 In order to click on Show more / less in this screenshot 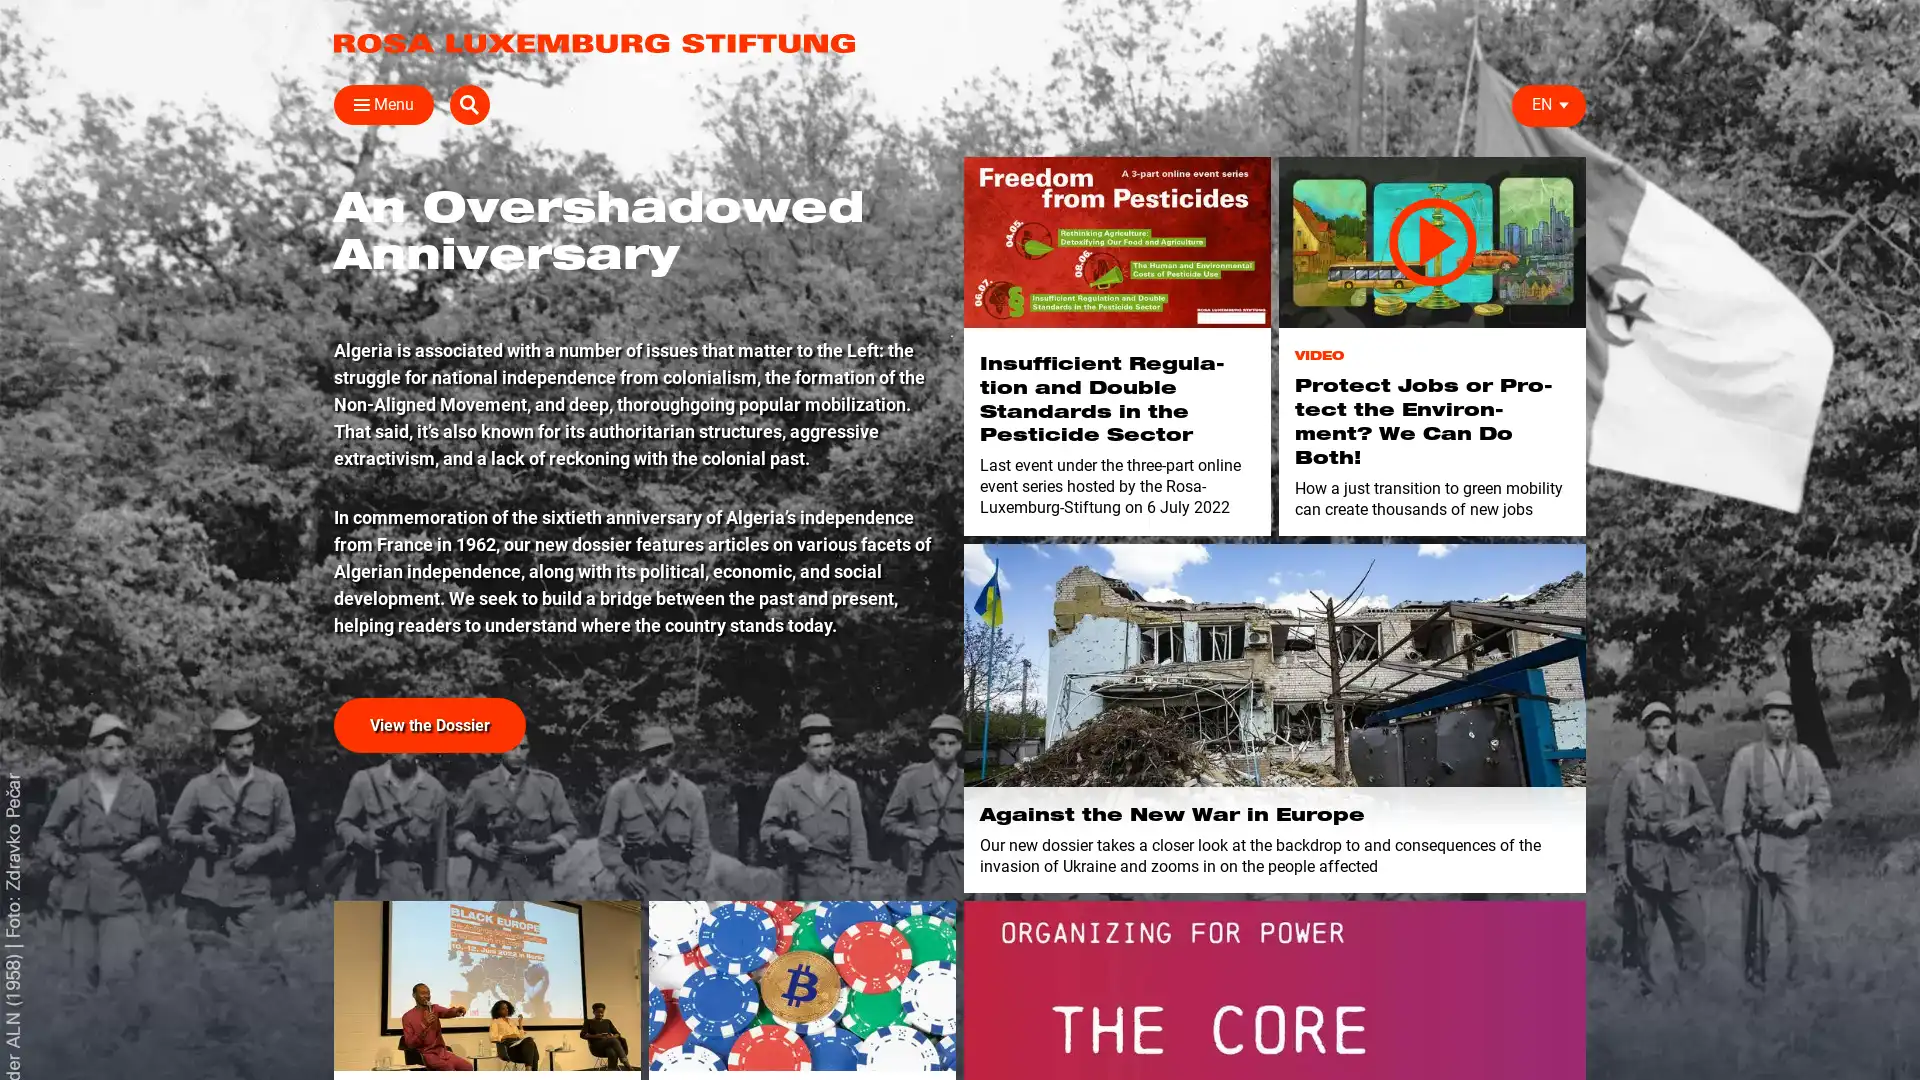, I will do `click(325, 394)`.